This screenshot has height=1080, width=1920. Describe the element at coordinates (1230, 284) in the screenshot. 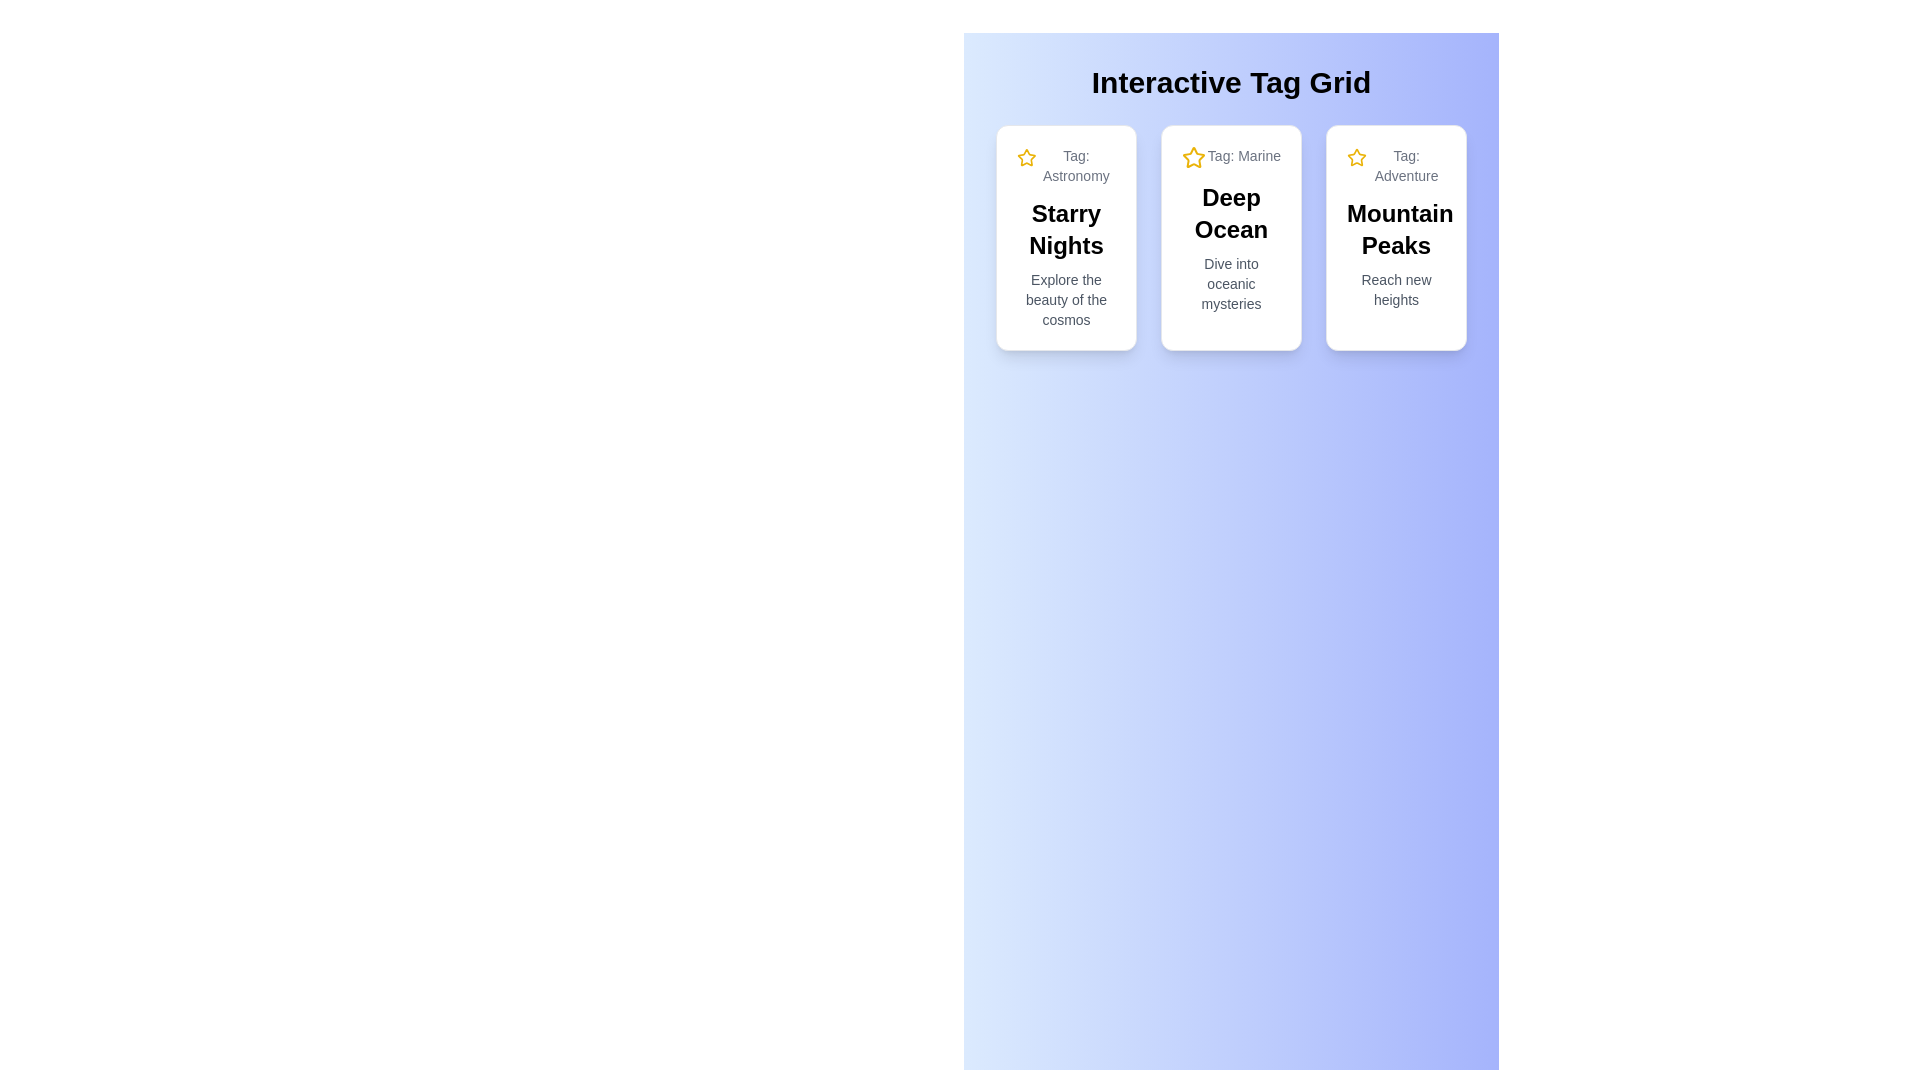

I see `the descriptive text block located at the bottom of the 'Deep Ocean' card in the tri-column layout` at that location.